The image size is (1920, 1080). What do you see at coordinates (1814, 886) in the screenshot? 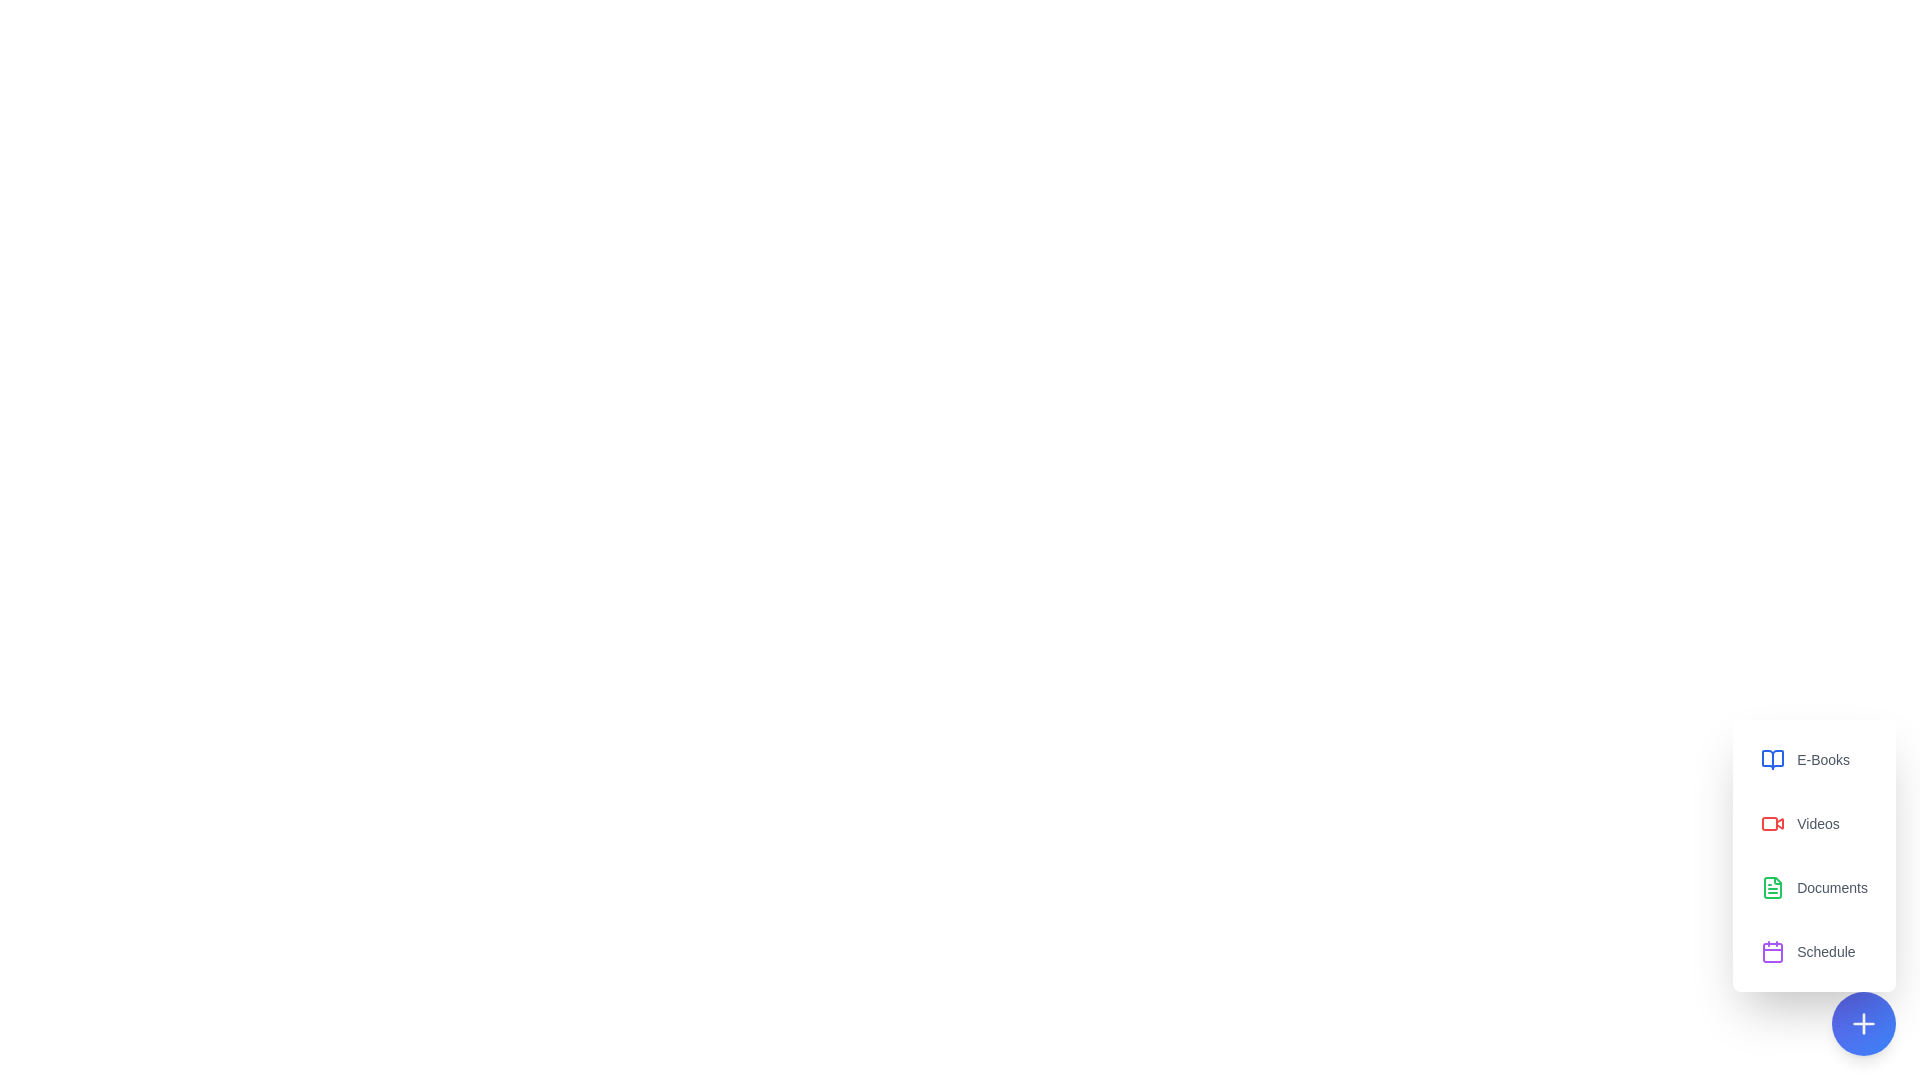
I see `the button corresponding to Documents to access the desired resource` at bounding box center [1814, 886].